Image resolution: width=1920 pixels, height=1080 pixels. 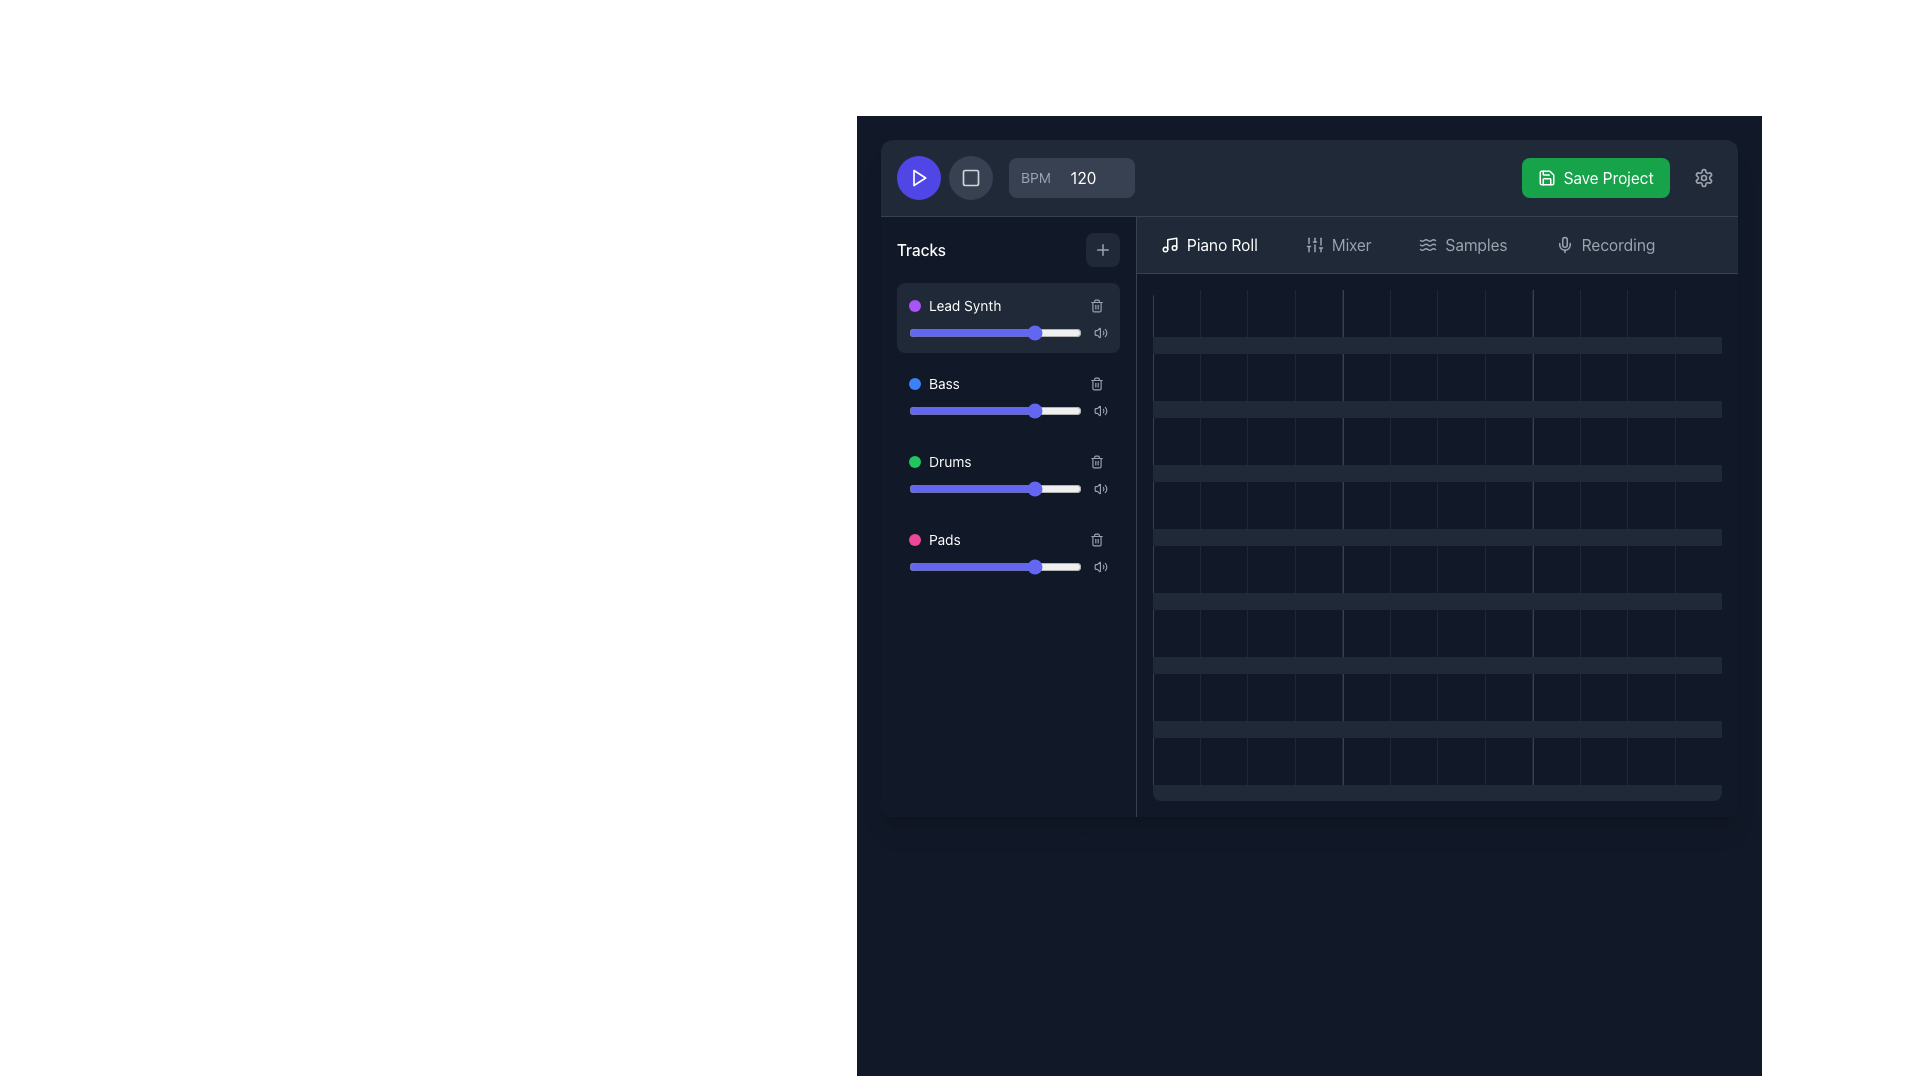 I want to click on the information displayed in the grid cell located in the first row and last column of the grid, which has a dark gray background and a subtle left-hand border, so click(x=1555, y=313).